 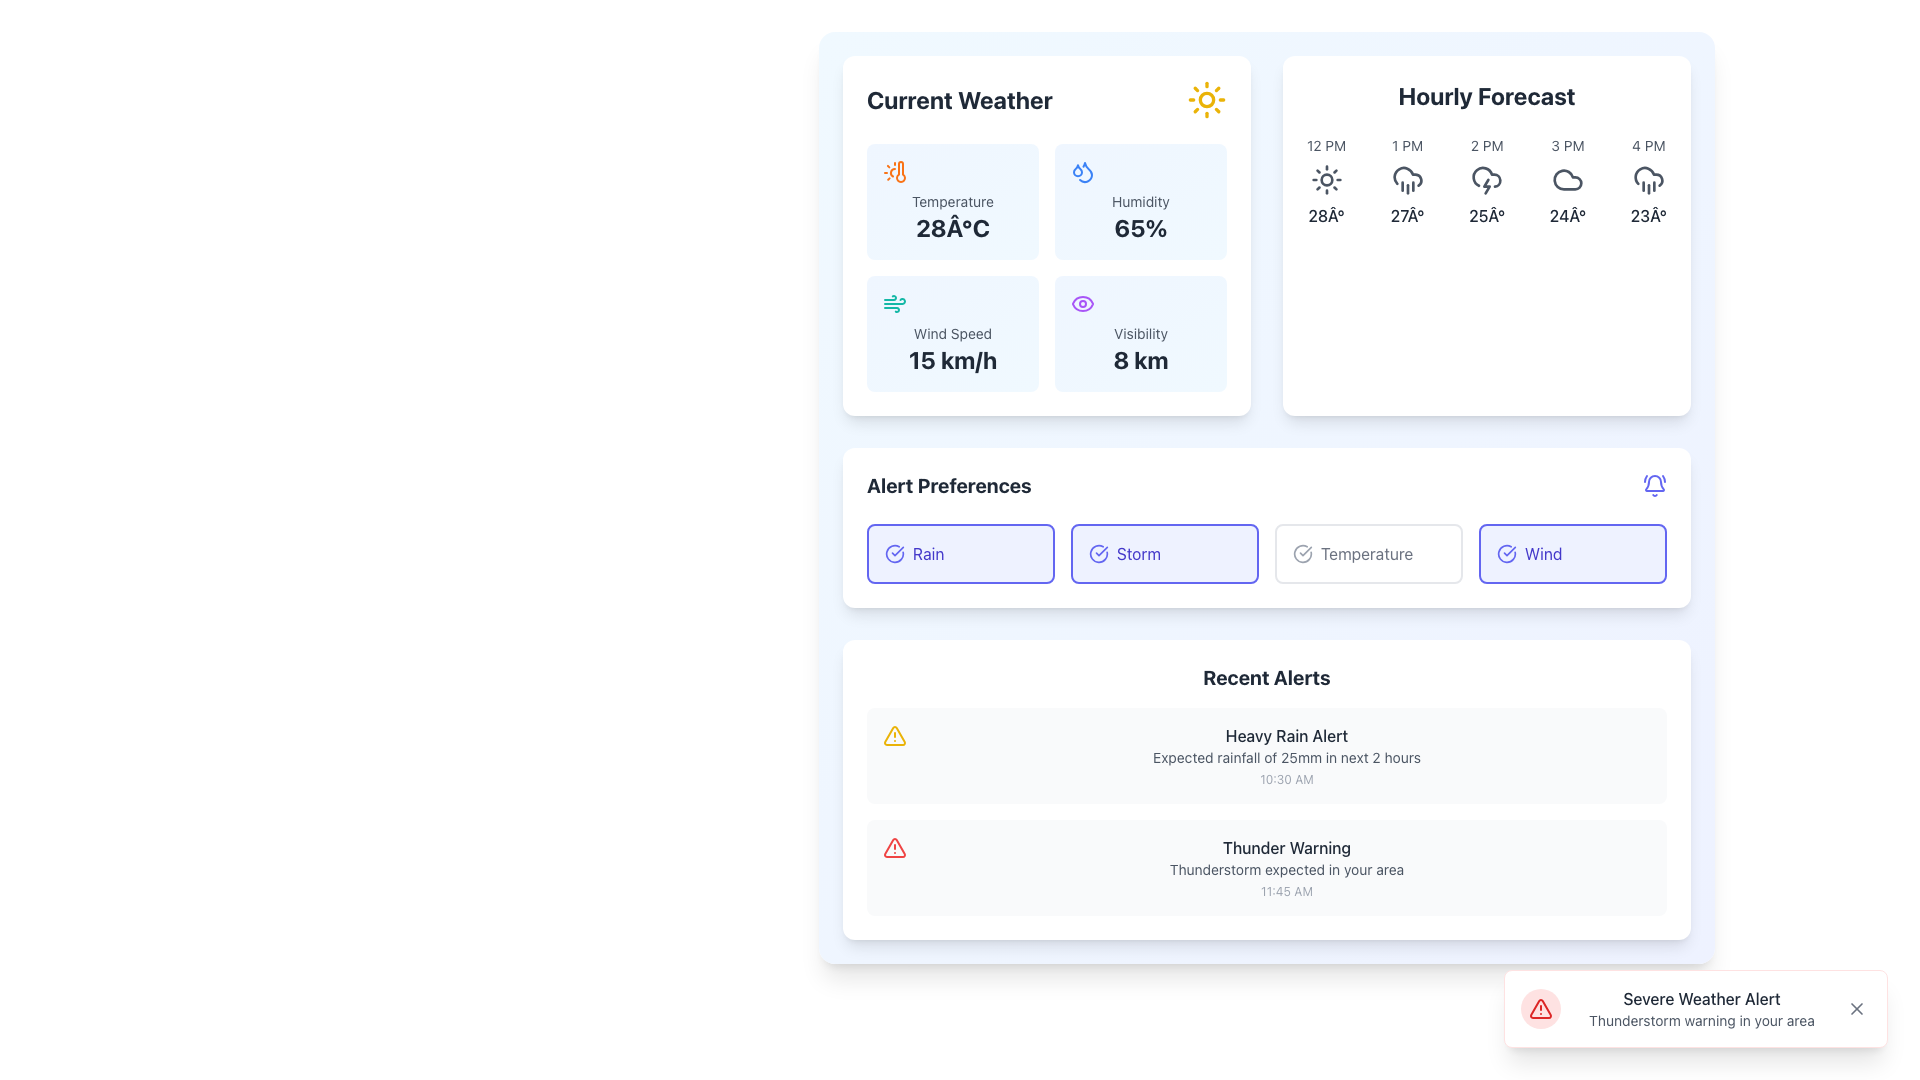 What do you see at coordinates (1326, 180) in the screenshot?
I see `the centered filled circle in the sun icon located at the top-right of the 'Current Weather' section` at bounding box center [1326, 180].